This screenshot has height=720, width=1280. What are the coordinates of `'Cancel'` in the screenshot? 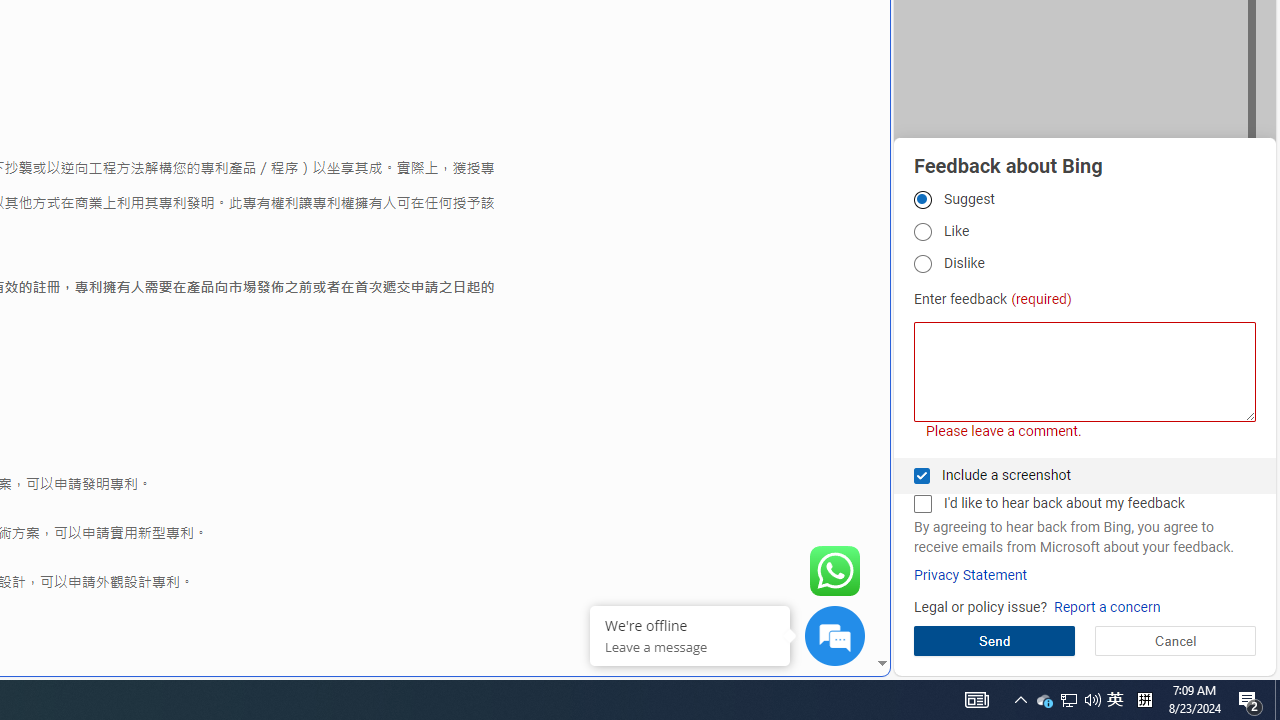 It's located at (1175, 640).